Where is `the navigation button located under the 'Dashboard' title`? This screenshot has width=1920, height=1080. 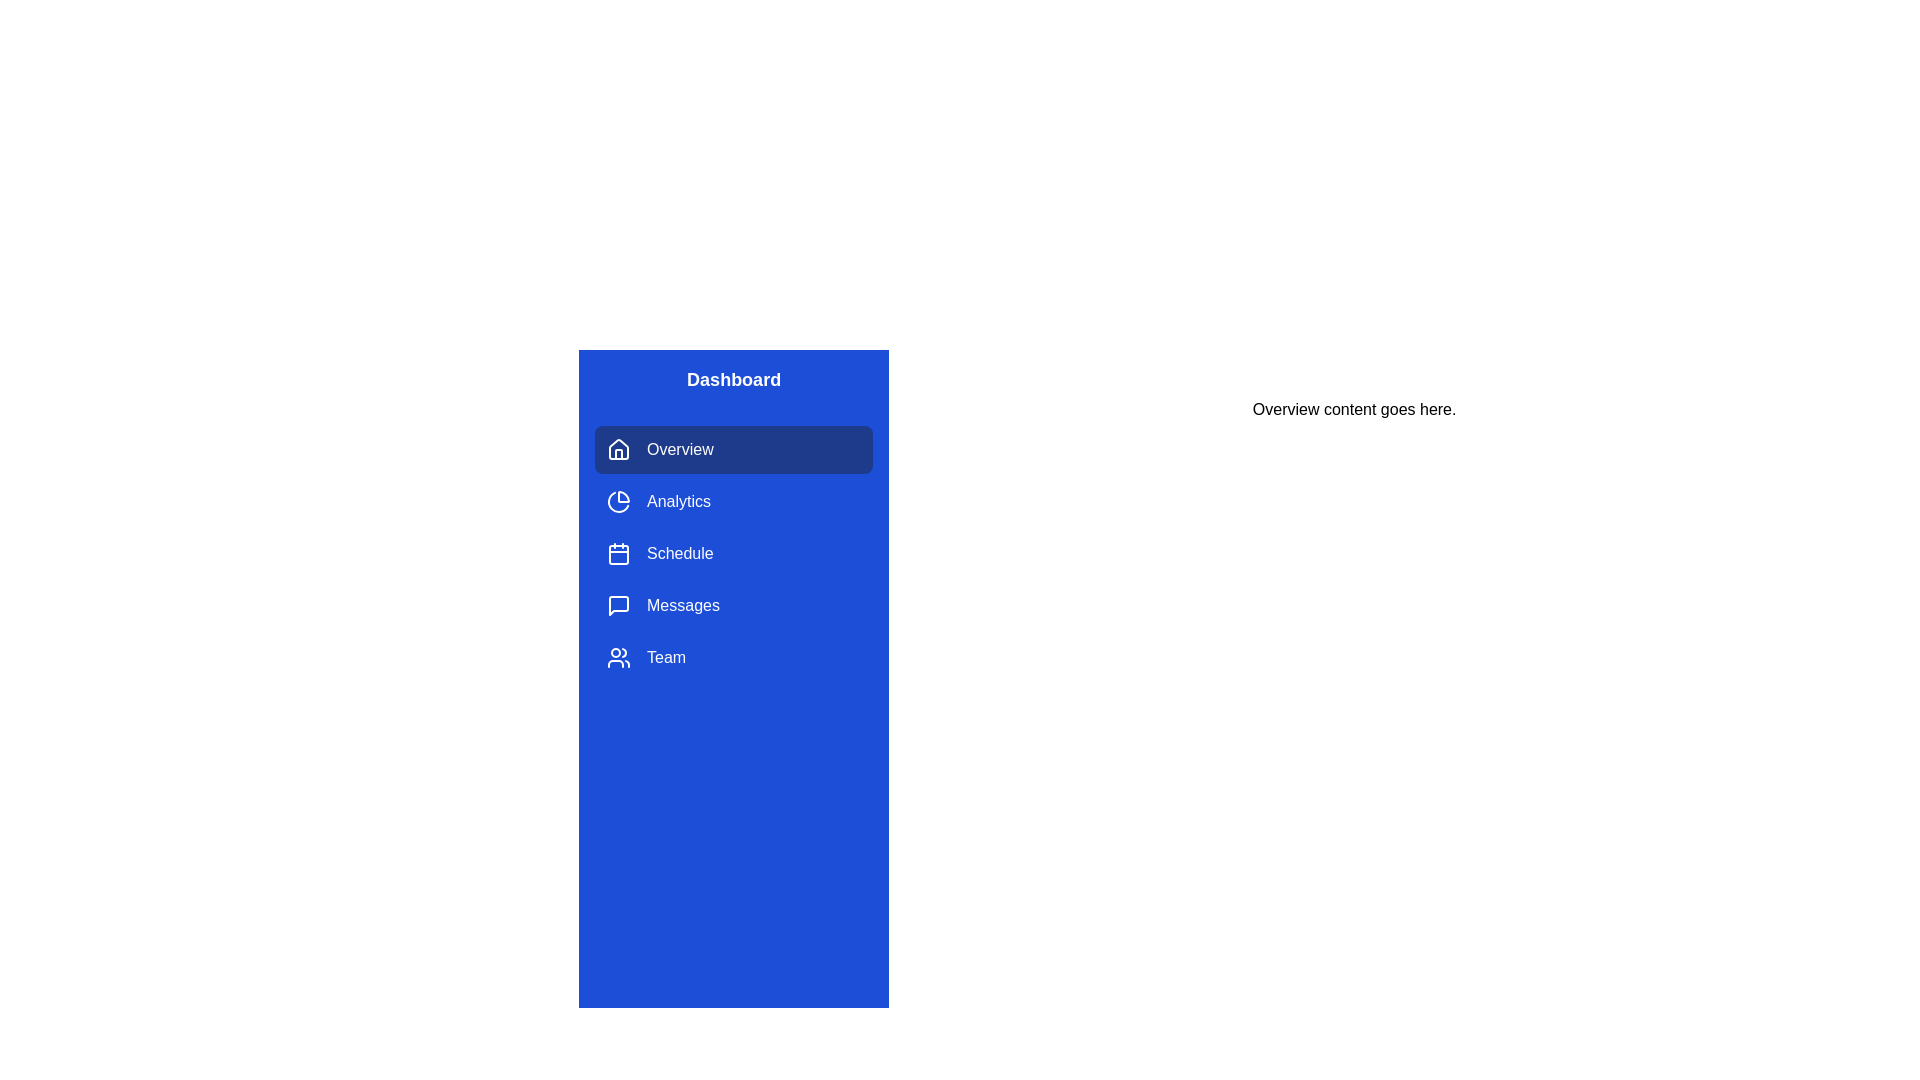
the navigation button located under the 'Dashboard' title is located at coordinates (733, 450).